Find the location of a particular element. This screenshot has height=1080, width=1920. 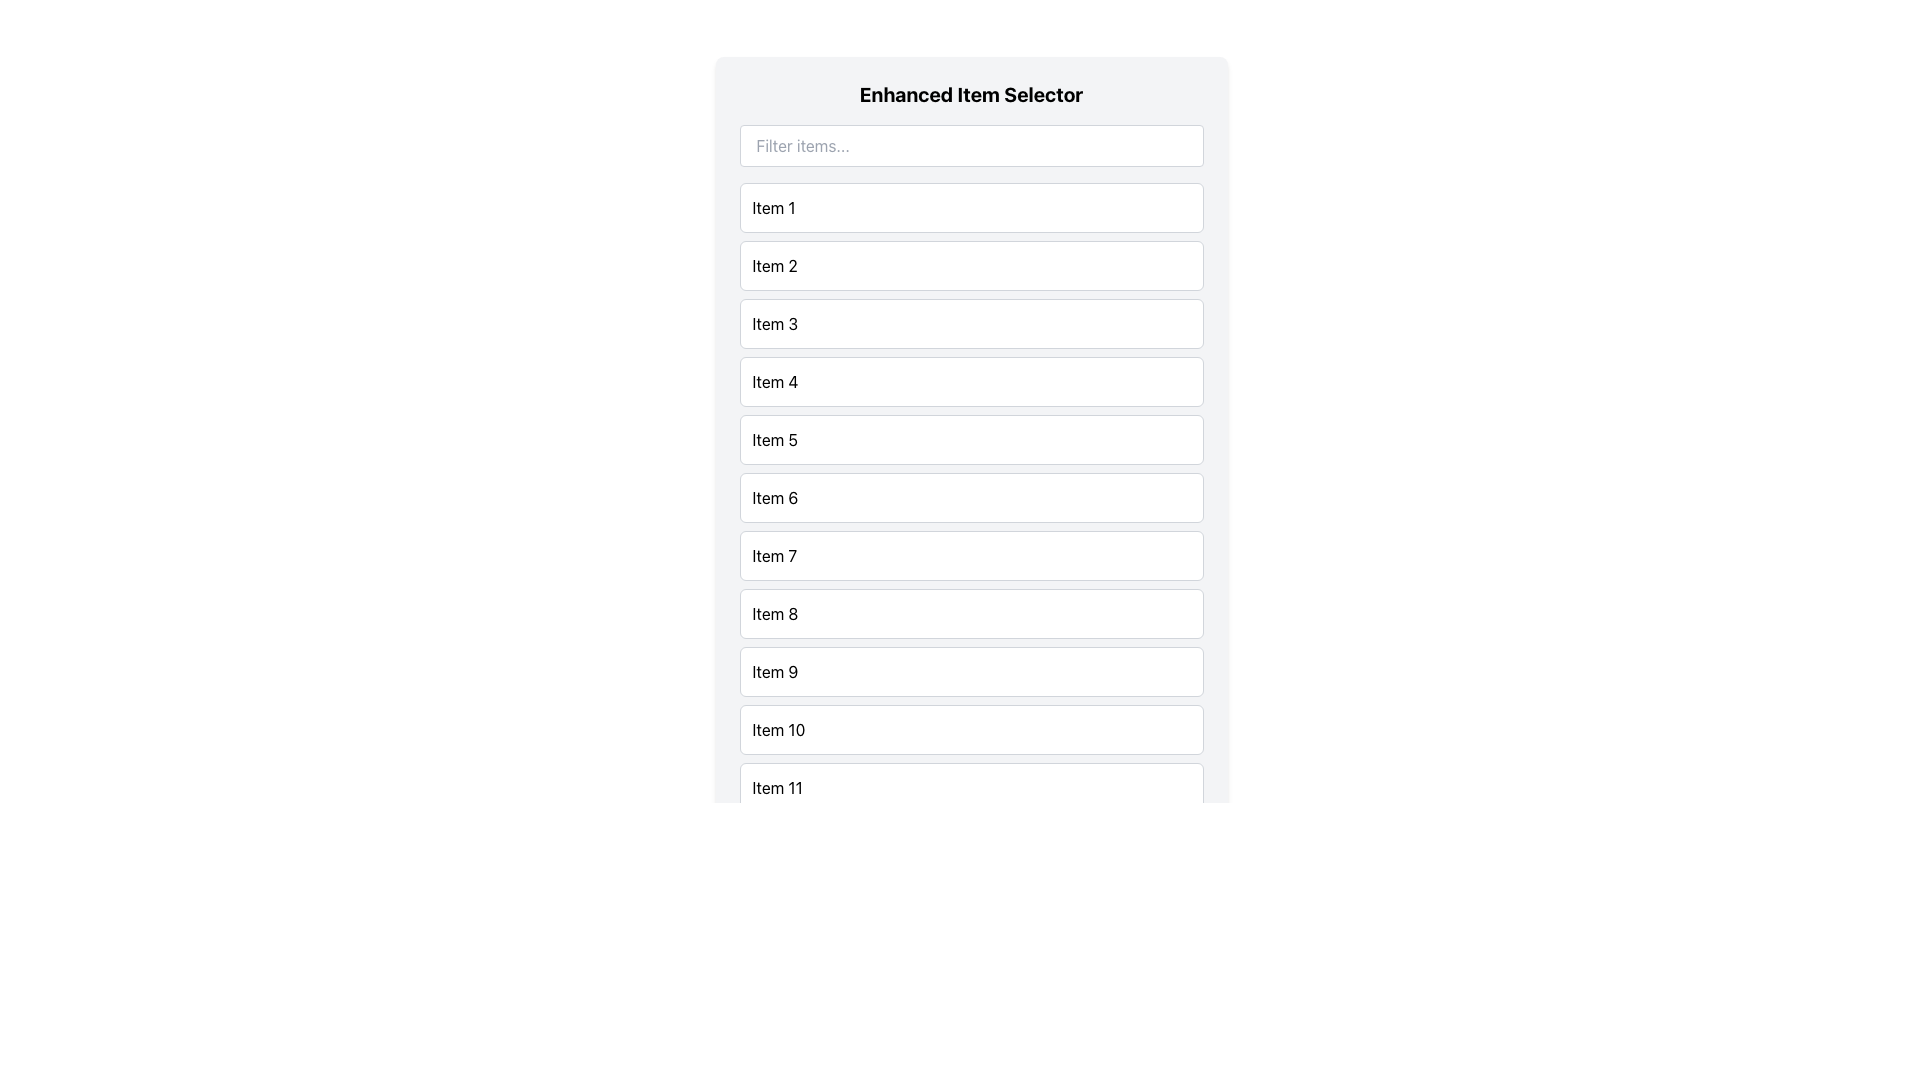

the eleventh item in a vertical list that represents a selectable button-like item, which is part of a form or selector interface is located at coordinates (971, 786).